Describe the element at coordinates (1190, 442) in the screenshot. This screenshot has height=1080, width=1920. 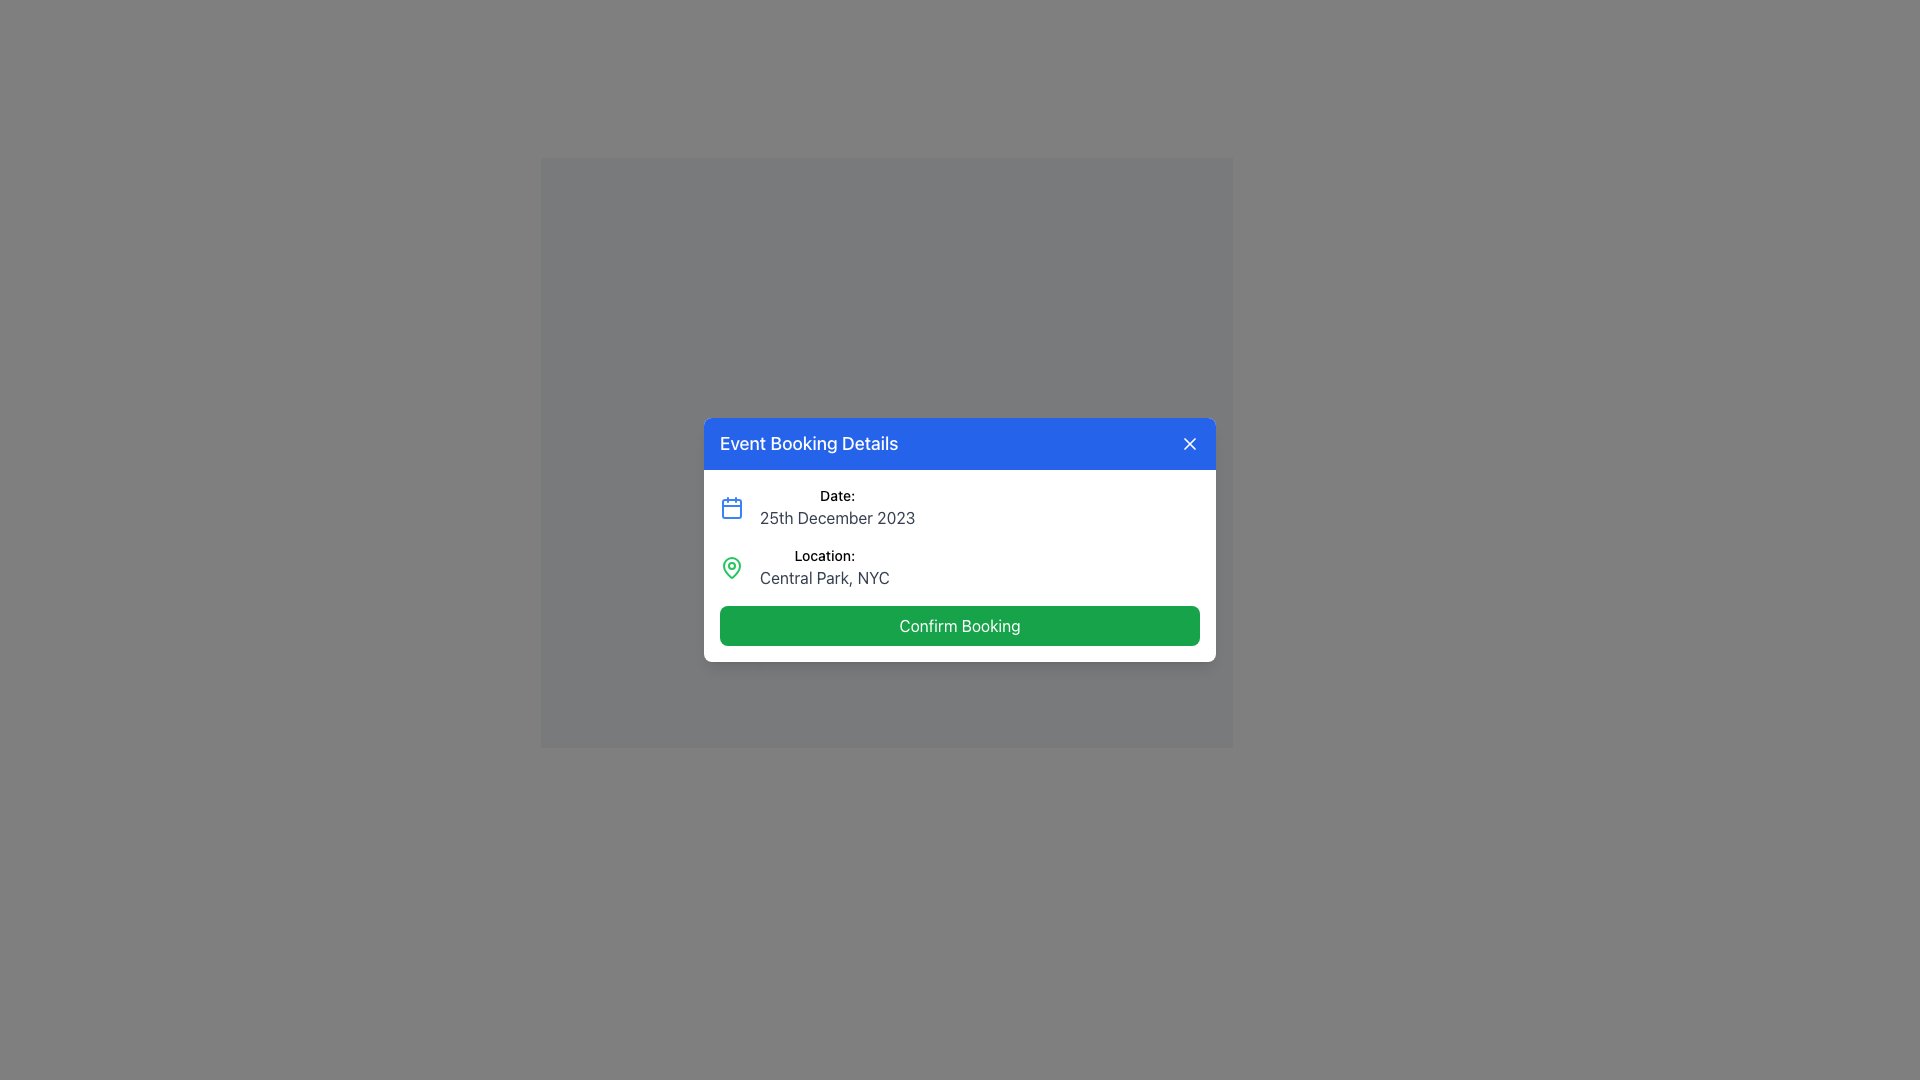
I see `the close button located in the top-right corner of the blue header area titled 'Event Booking Details'` at that location.